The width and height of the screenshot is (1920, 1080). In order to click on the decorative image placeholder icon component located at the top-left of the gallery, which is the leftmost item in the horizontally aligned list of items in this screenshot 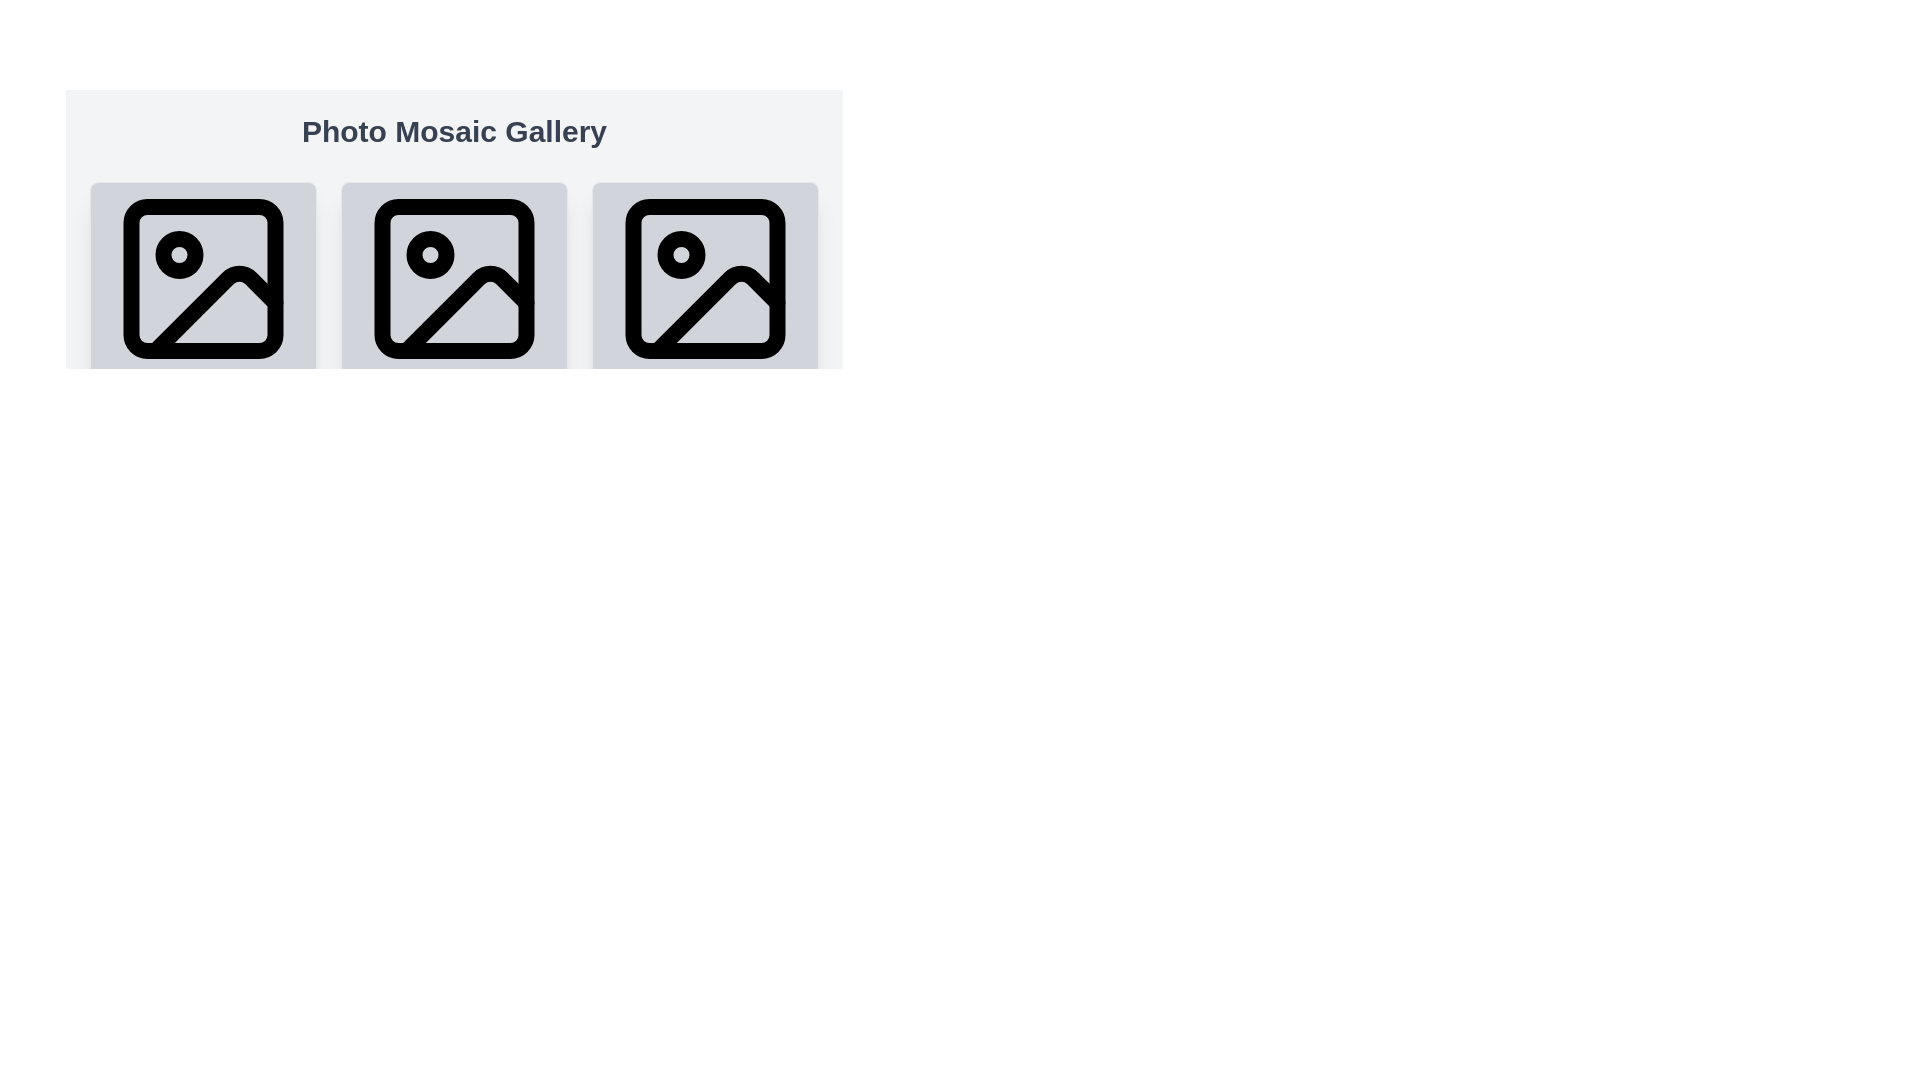, I will do `click(203, 278)`.